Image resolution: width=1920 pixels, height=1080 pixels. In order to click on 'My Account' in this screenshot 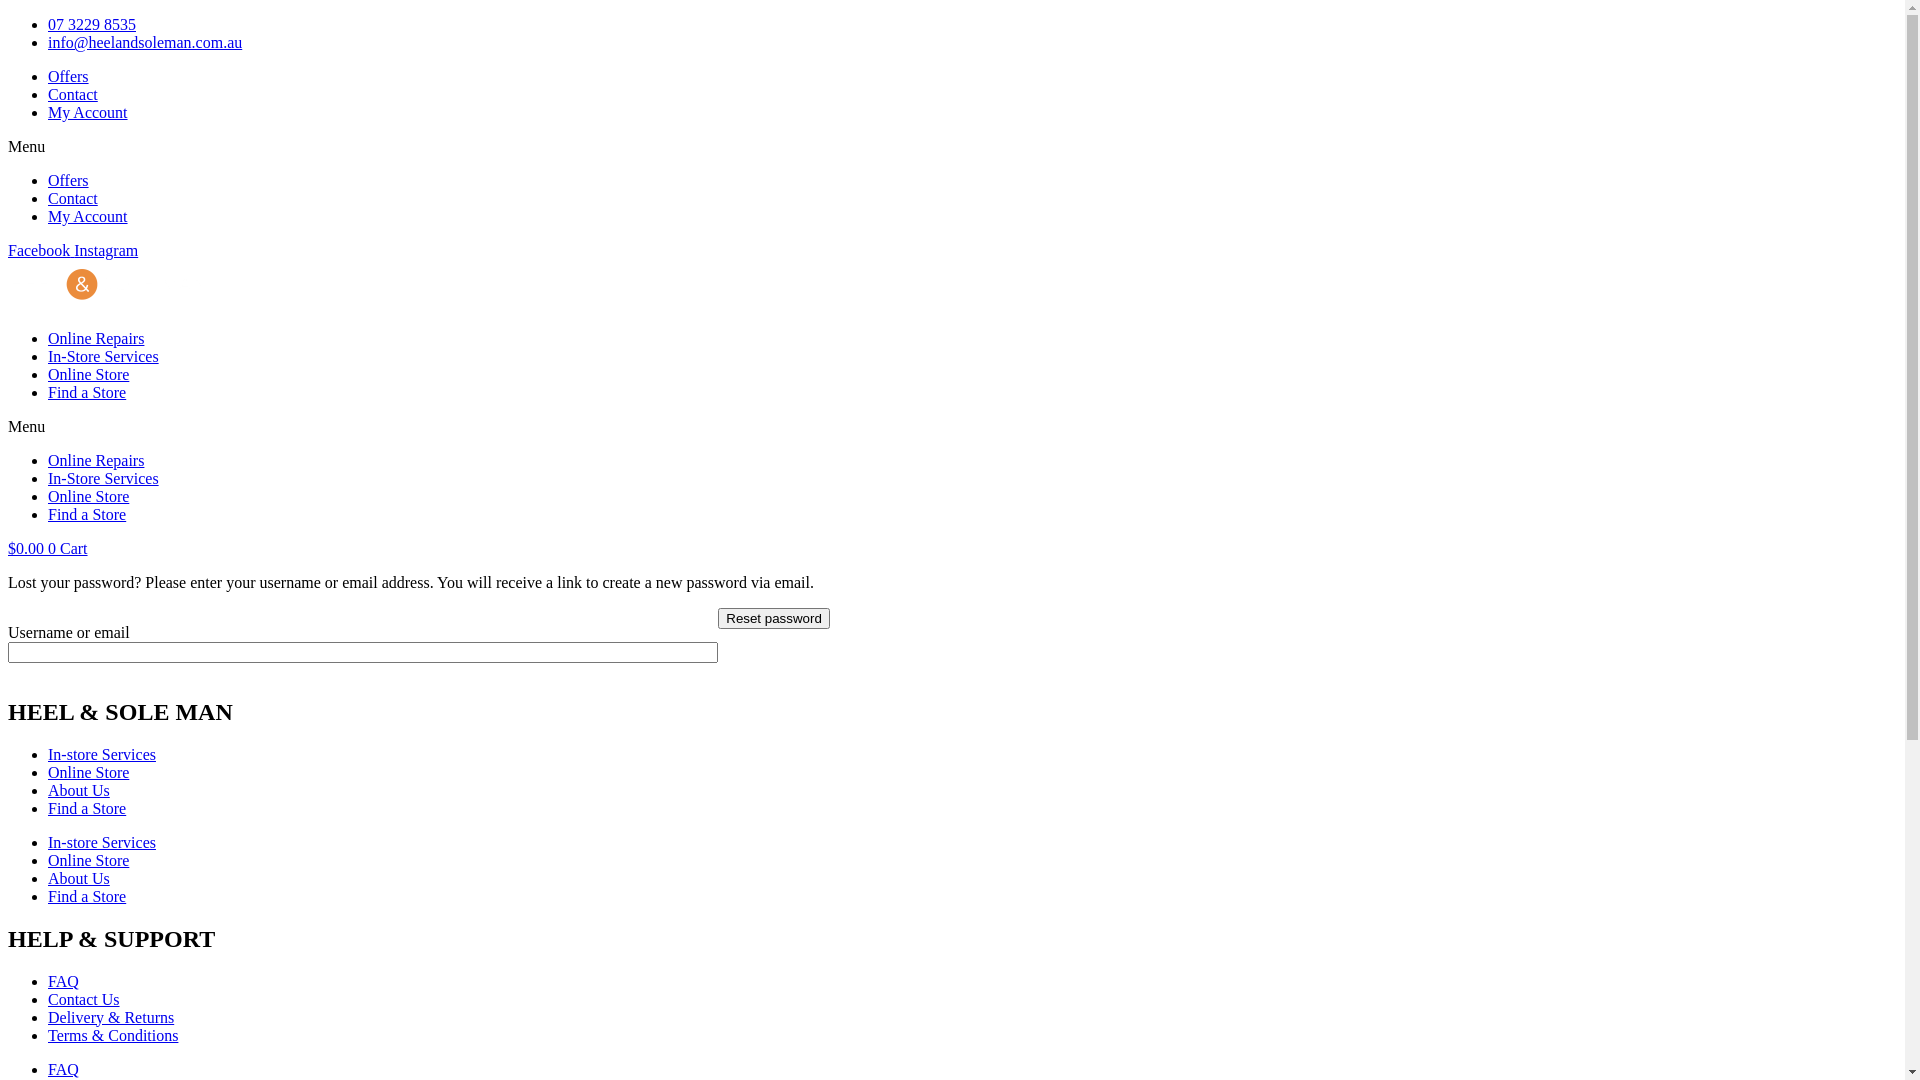, I will do `click(86, 216)`.